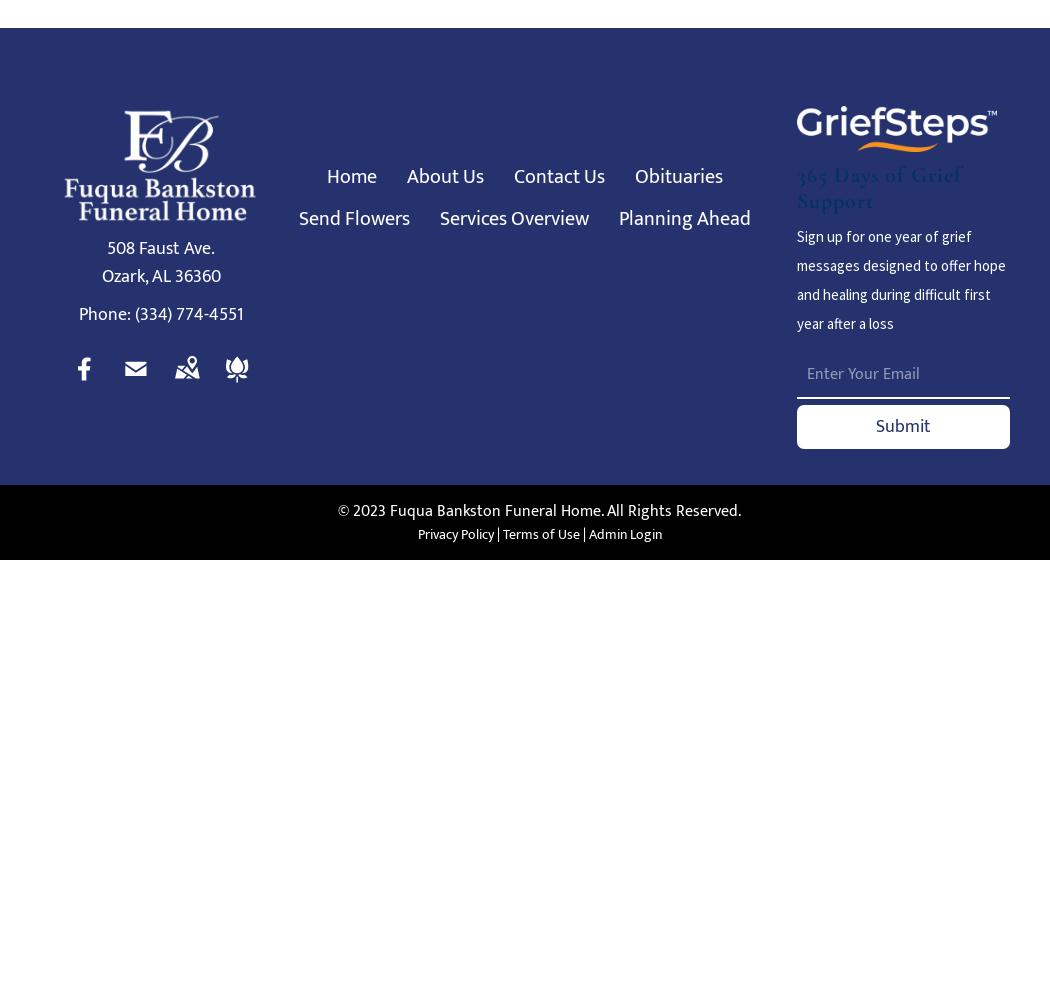 This screenshot has width=1050, height=1000. What do you see at coordinates (559, 177) in the screenshot?
I see `'Contact Us'` at bounding box center [559, 177].